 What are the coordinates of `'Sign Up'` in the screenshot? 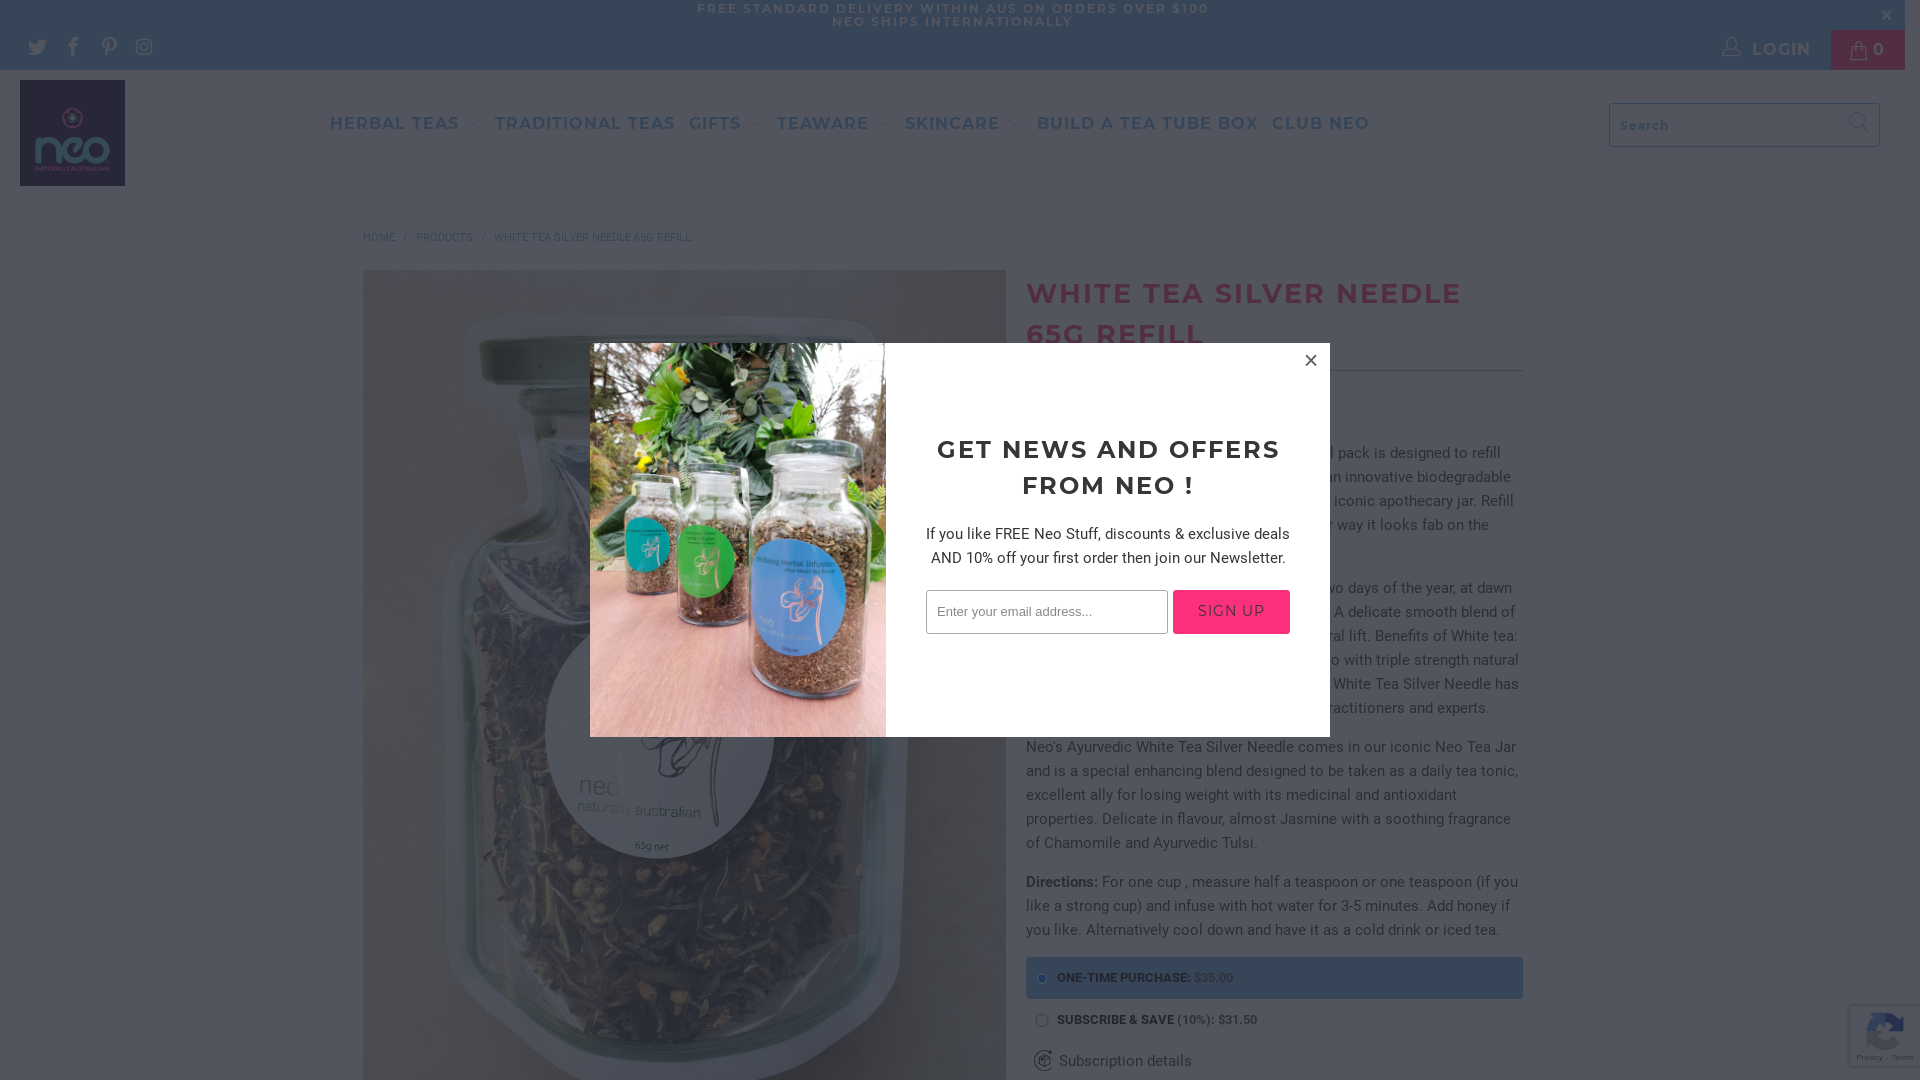 It's located at (1230, 611).